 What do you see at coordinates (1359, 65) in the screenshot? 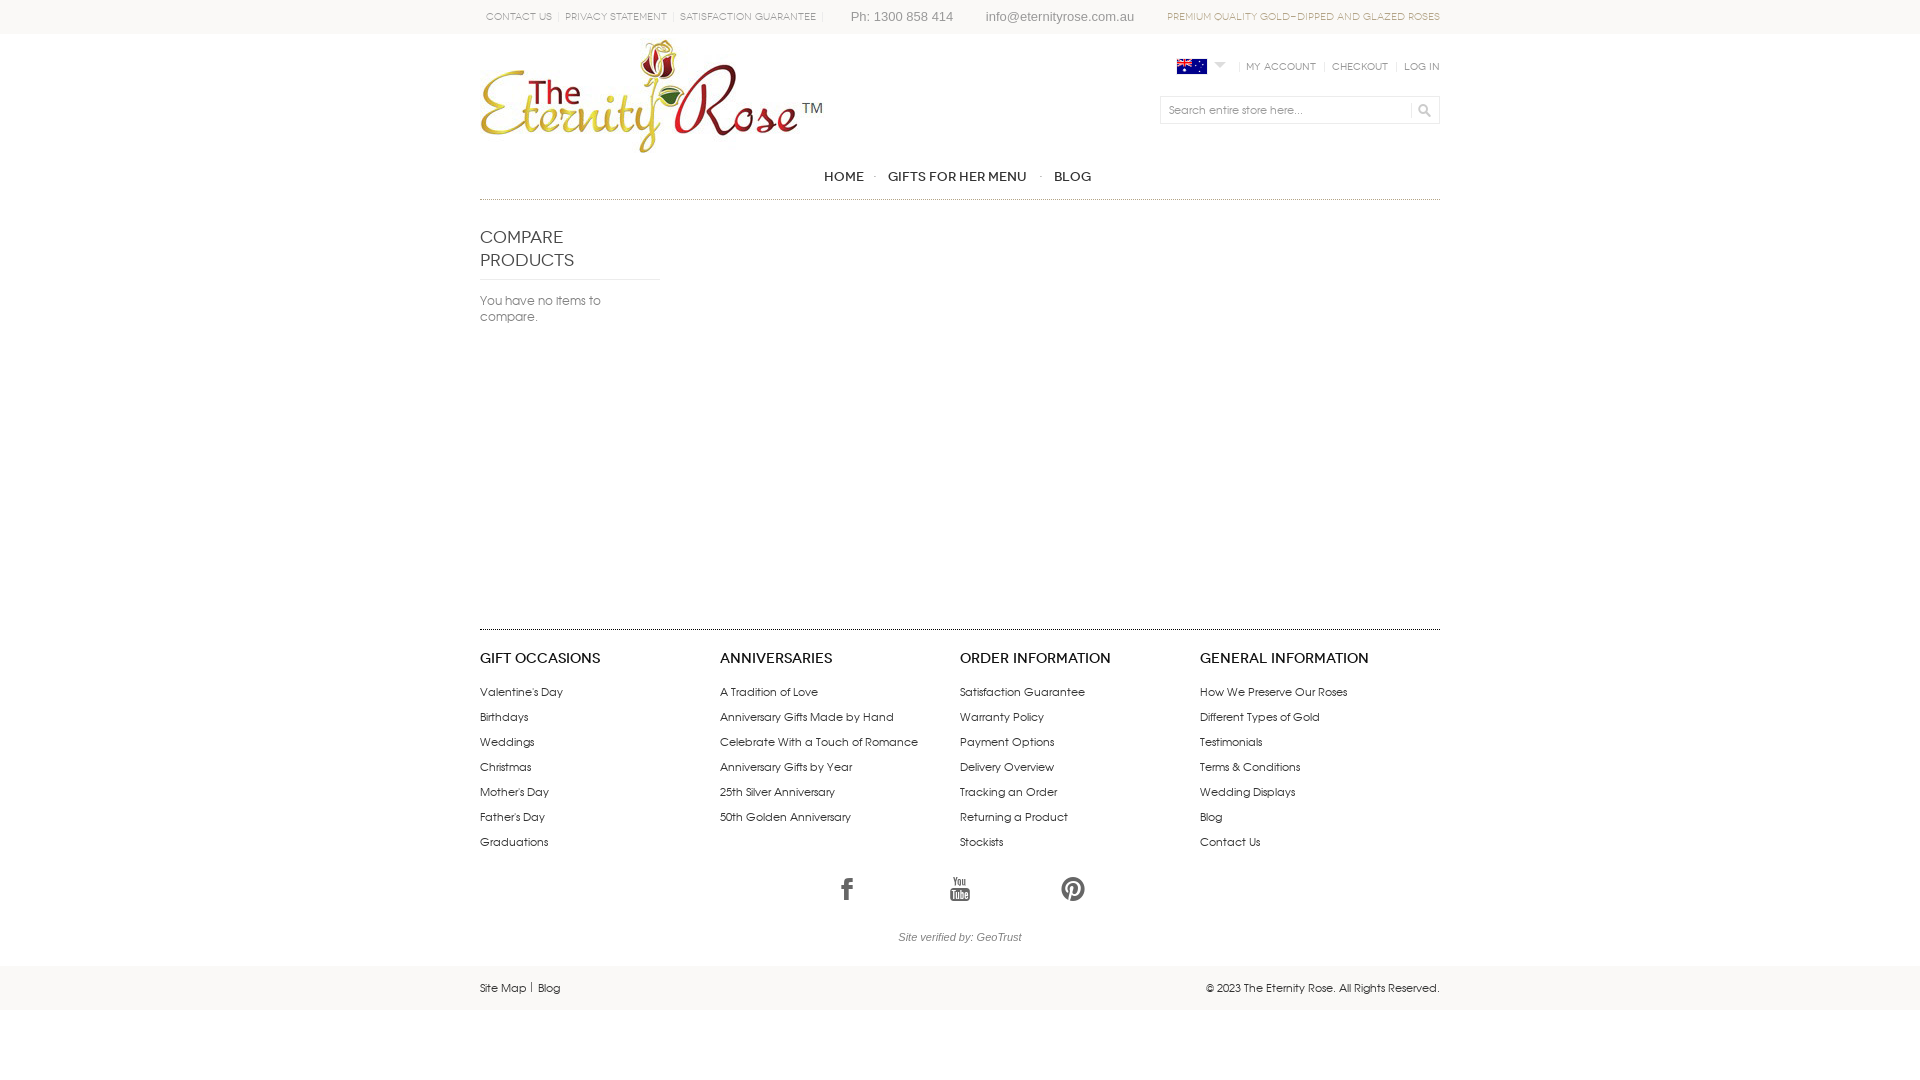
I see `'Checkout'` at bounding box center [1359, 65].